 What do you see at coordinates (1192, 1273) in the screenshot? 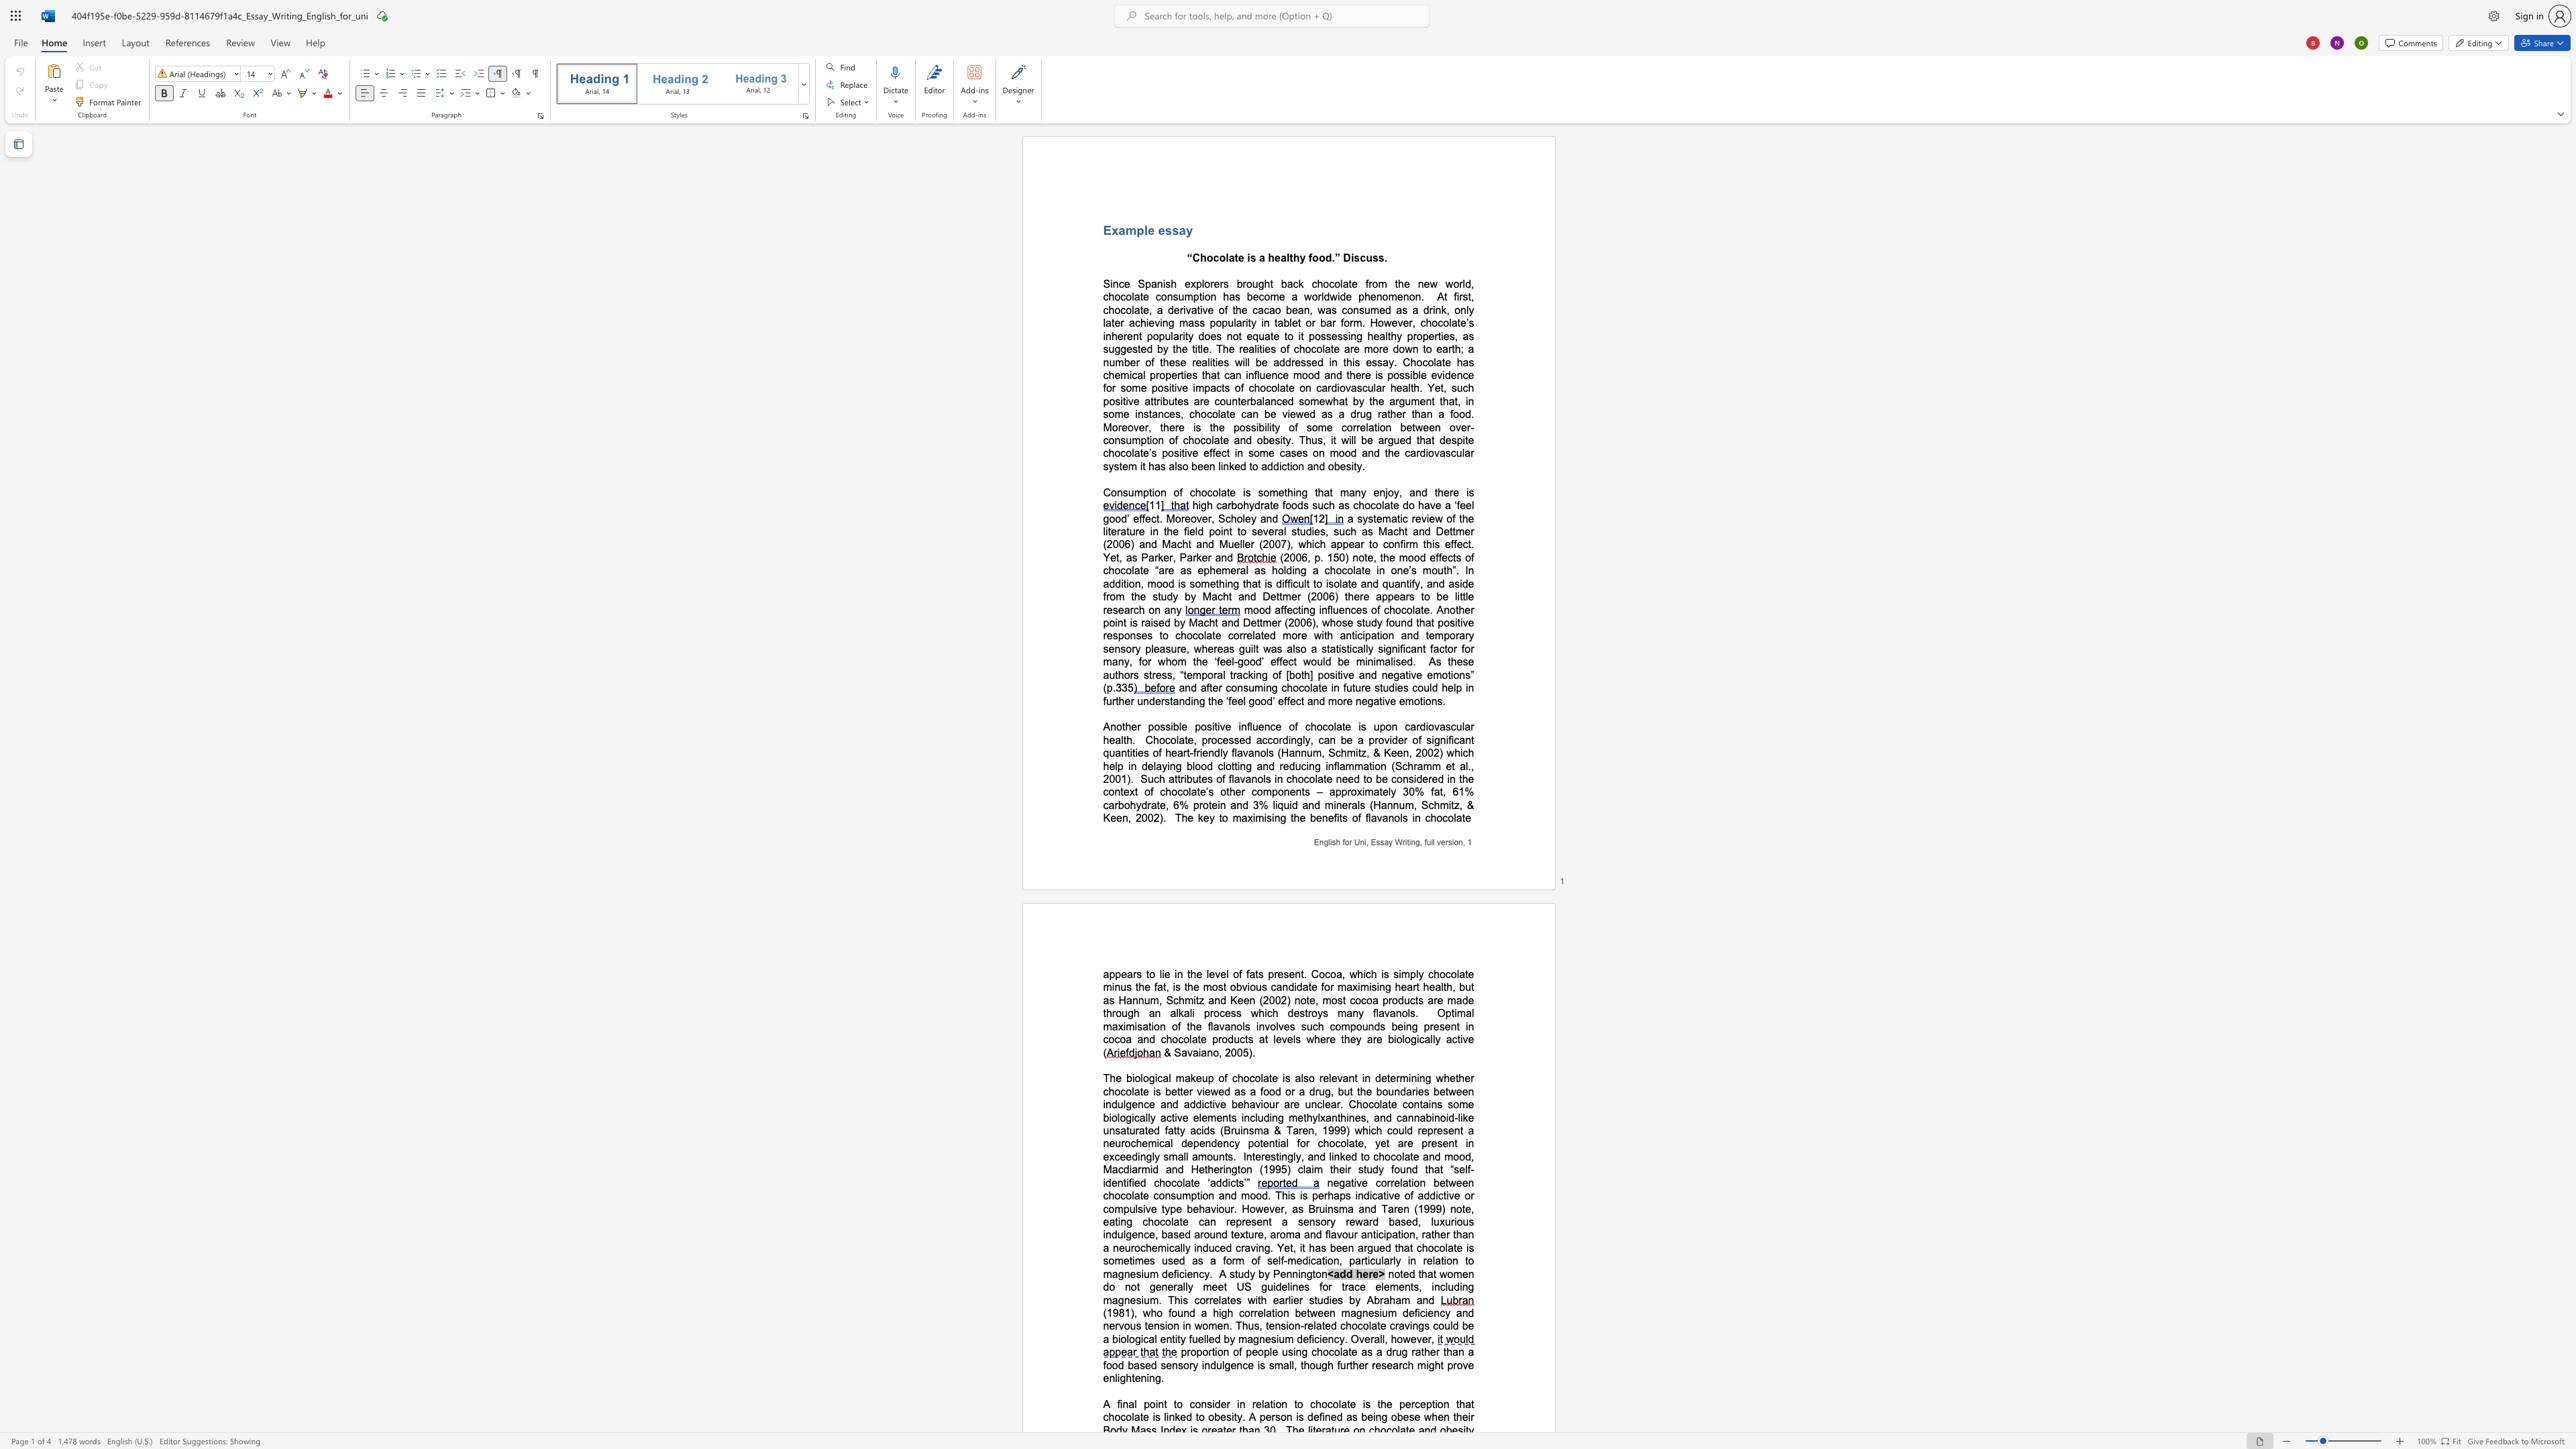
I see `the subset text "ncy" within the text "is sometimes used as a form of self-medication, particularly in relation to magnesium deficiency"` at bounding box center [1192, 1273].